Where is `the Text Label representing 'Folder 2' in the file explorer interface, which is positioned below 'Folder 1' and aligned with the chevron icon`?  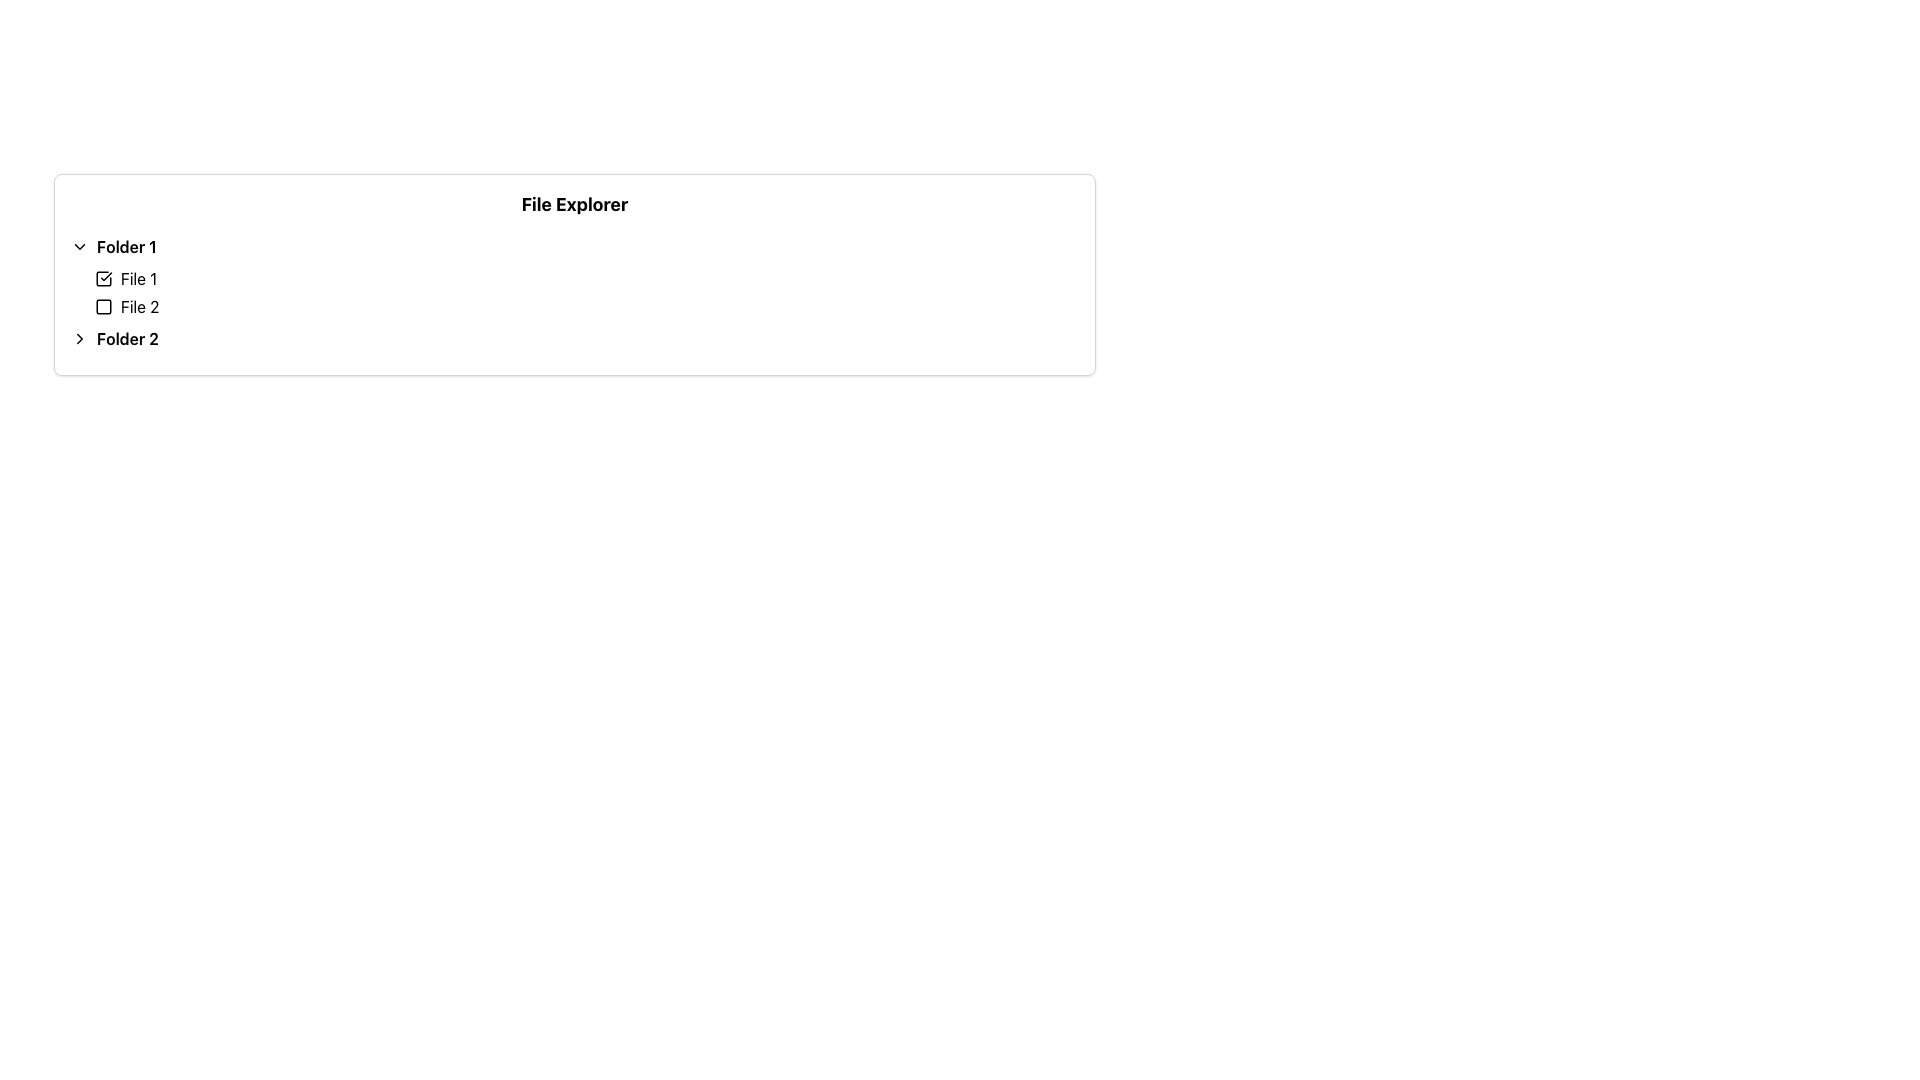
the Text Label representing 'Folder 2' in the file explorer interface, which is positioned below 'Folder 1' and aligned with the chevron icon is located at coordinates (126, 338).